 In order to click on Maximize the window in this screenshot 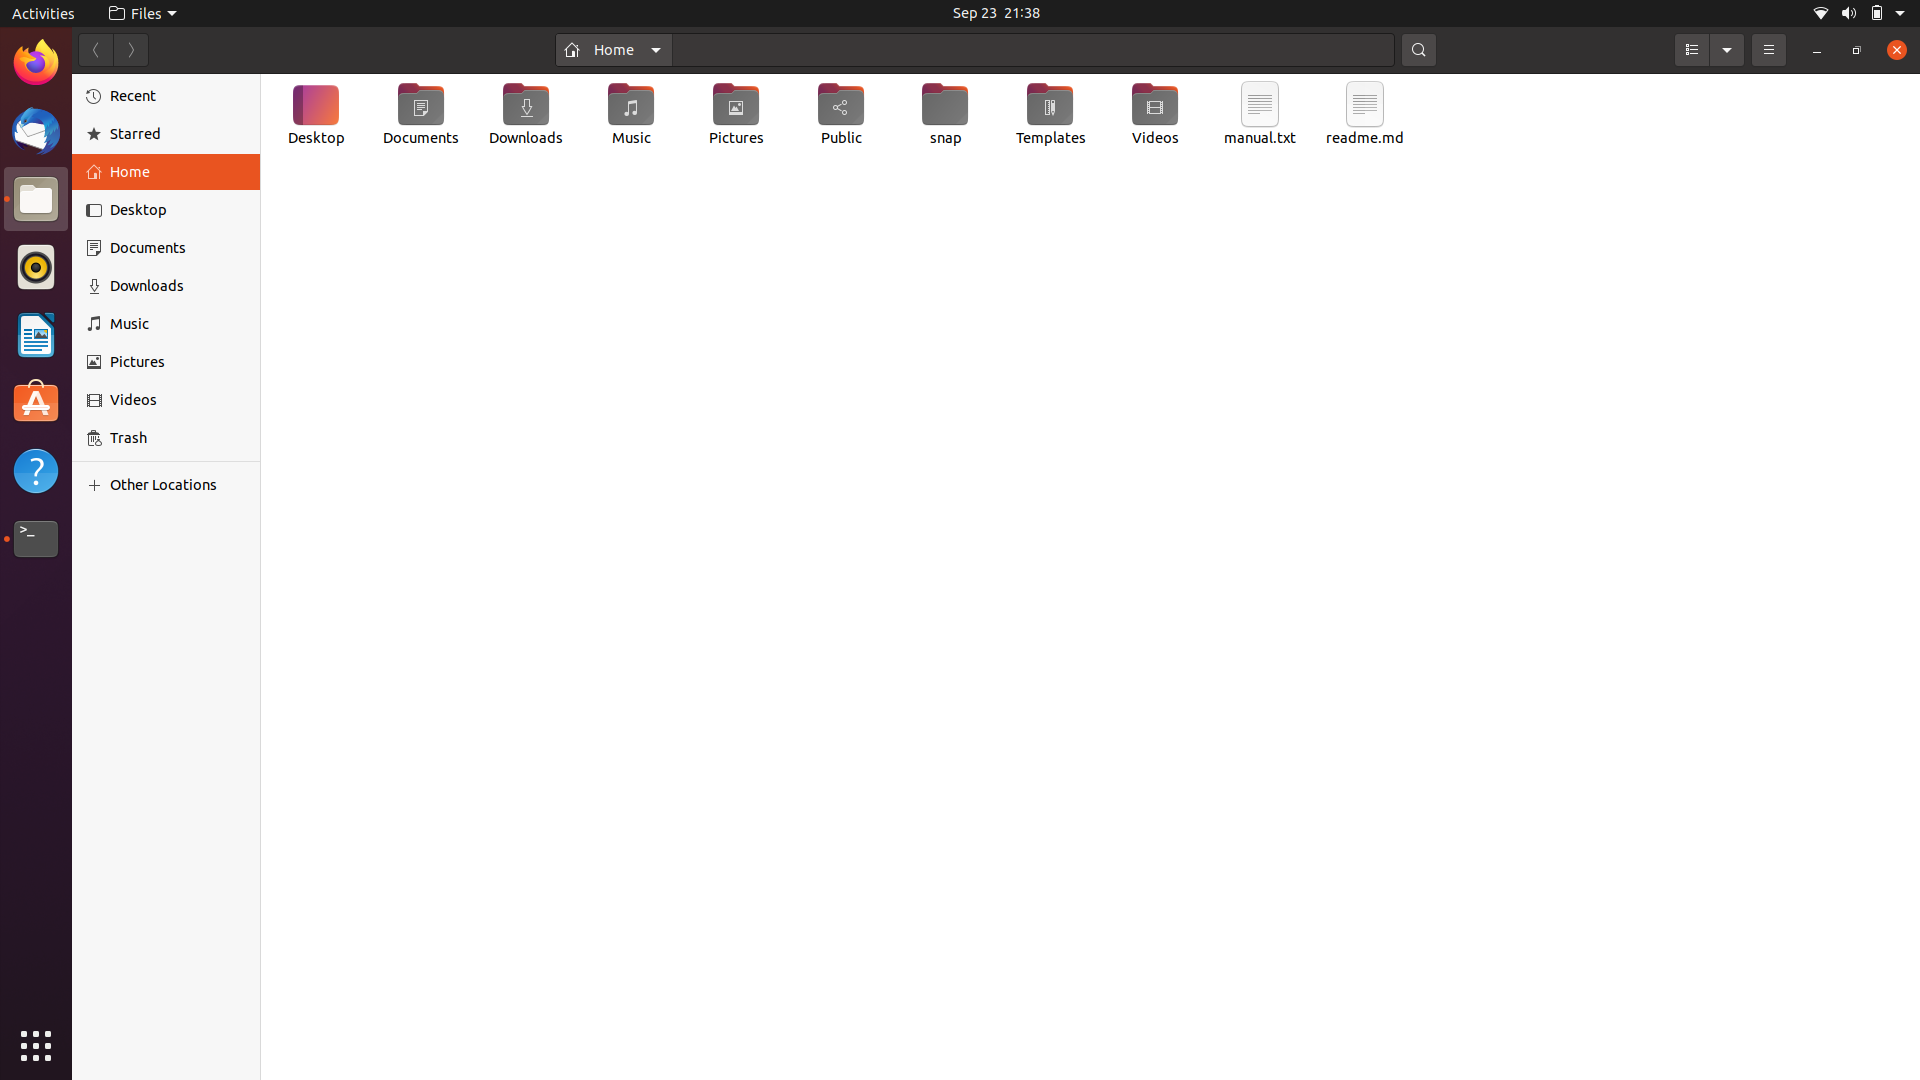, I will do `click(1854, 49)`.